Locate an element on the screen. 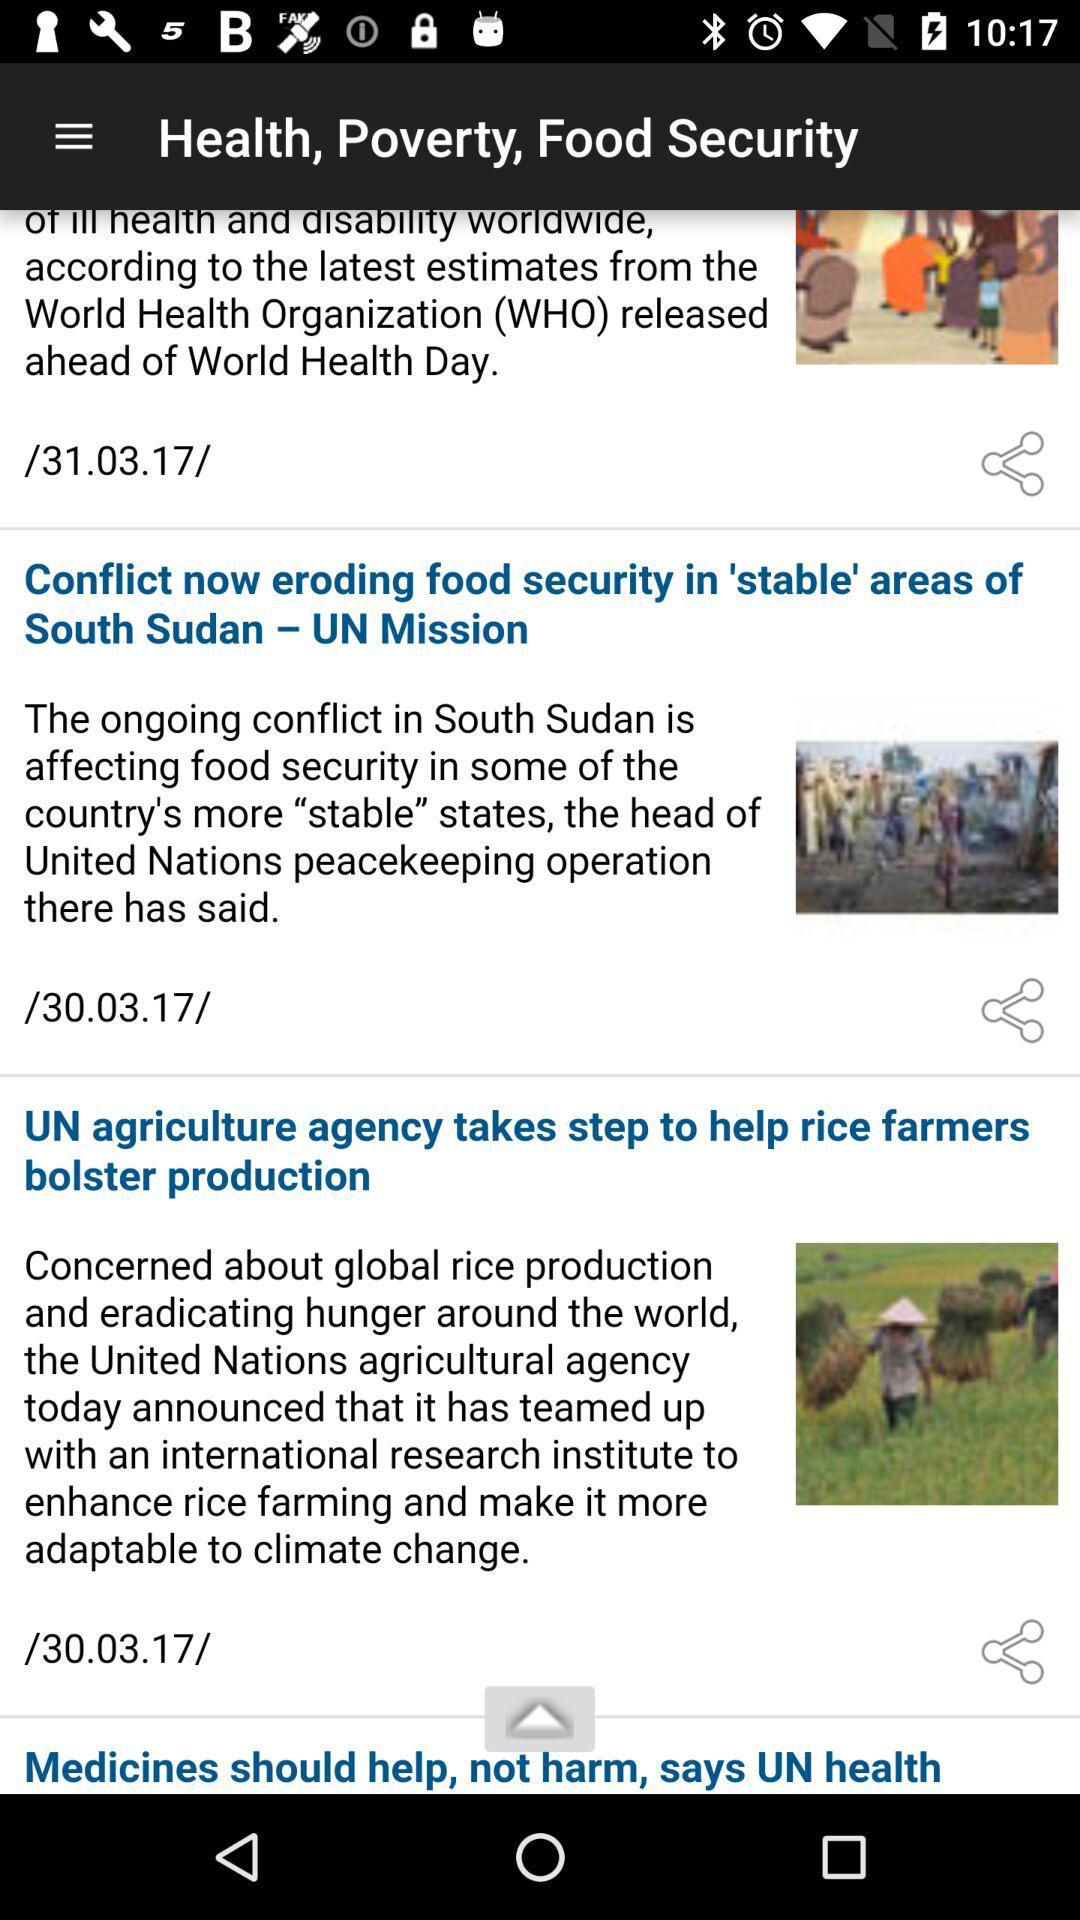 The height and width of the screenshot is (1920, 1080). share is located at coordinates (1017, 463).